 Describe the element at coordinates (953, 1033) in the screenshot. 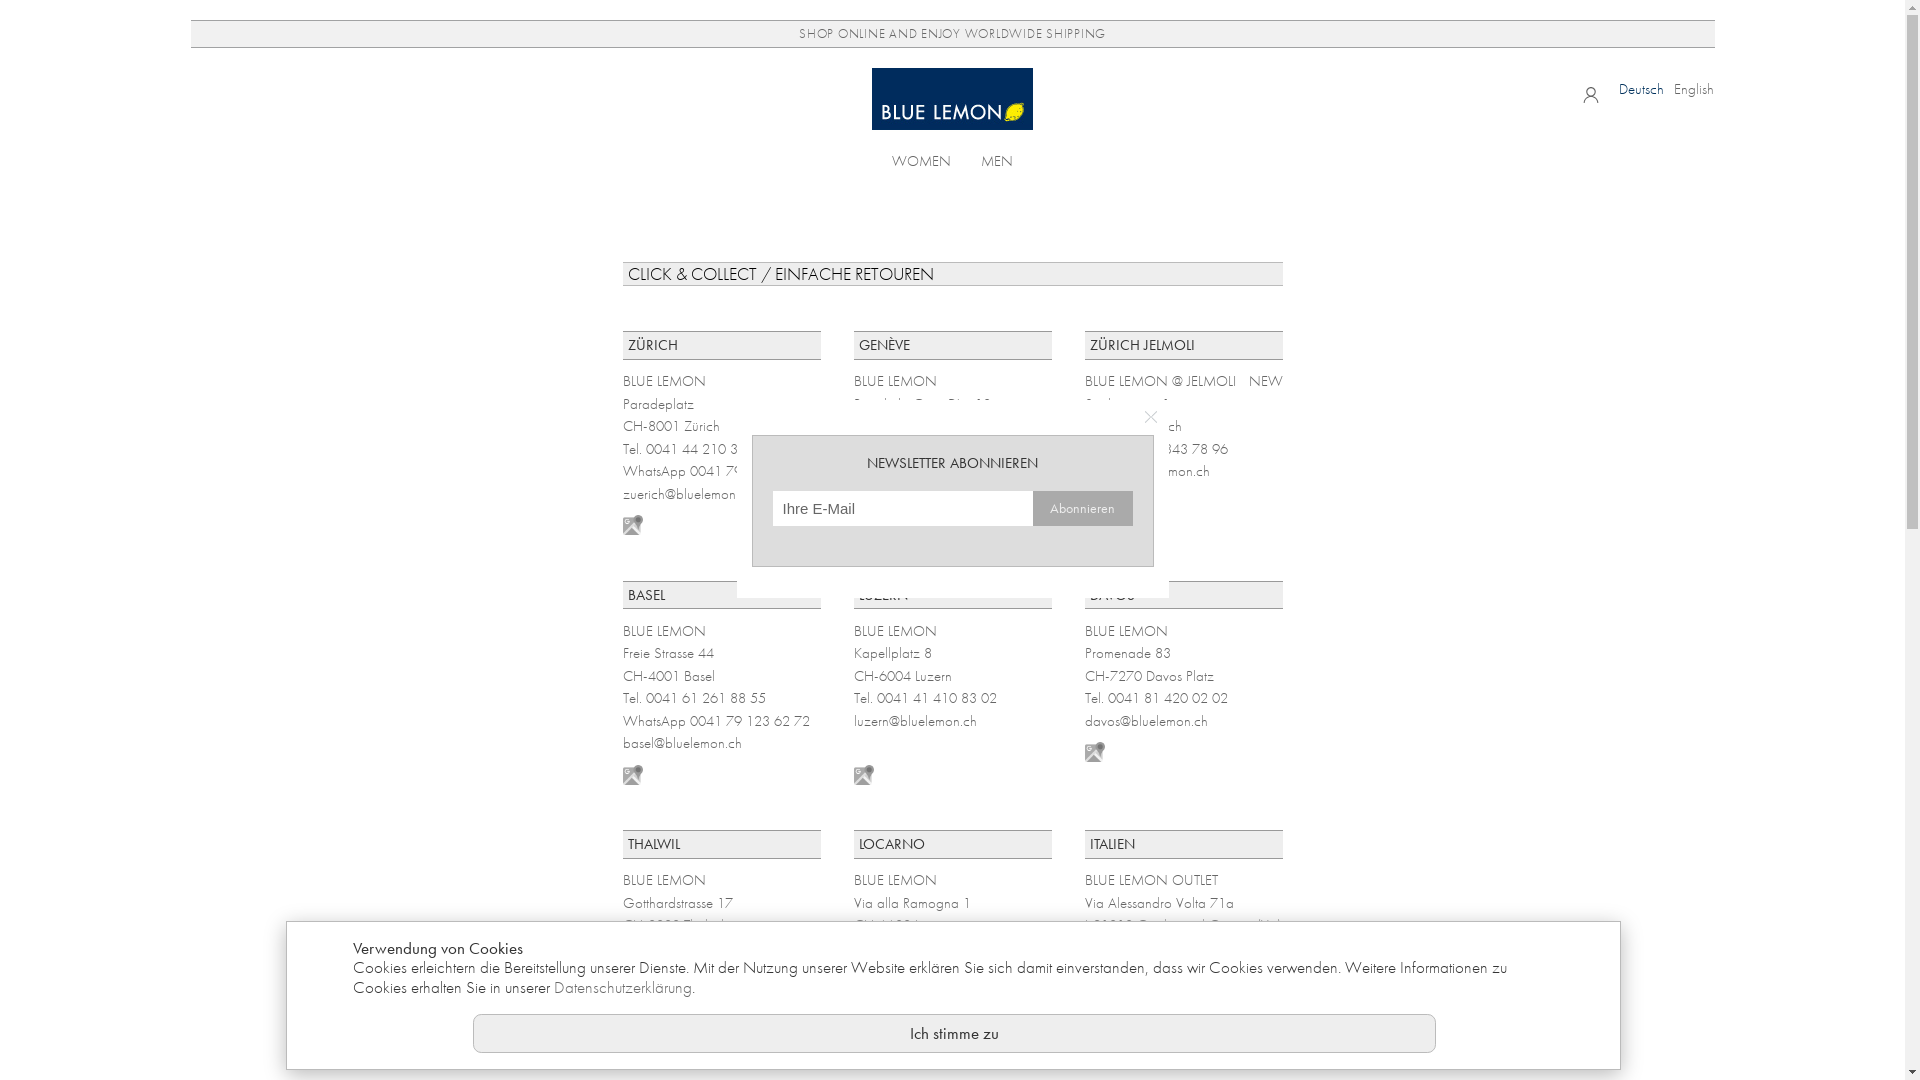

I see `'Ich stimme zu'` at that location.